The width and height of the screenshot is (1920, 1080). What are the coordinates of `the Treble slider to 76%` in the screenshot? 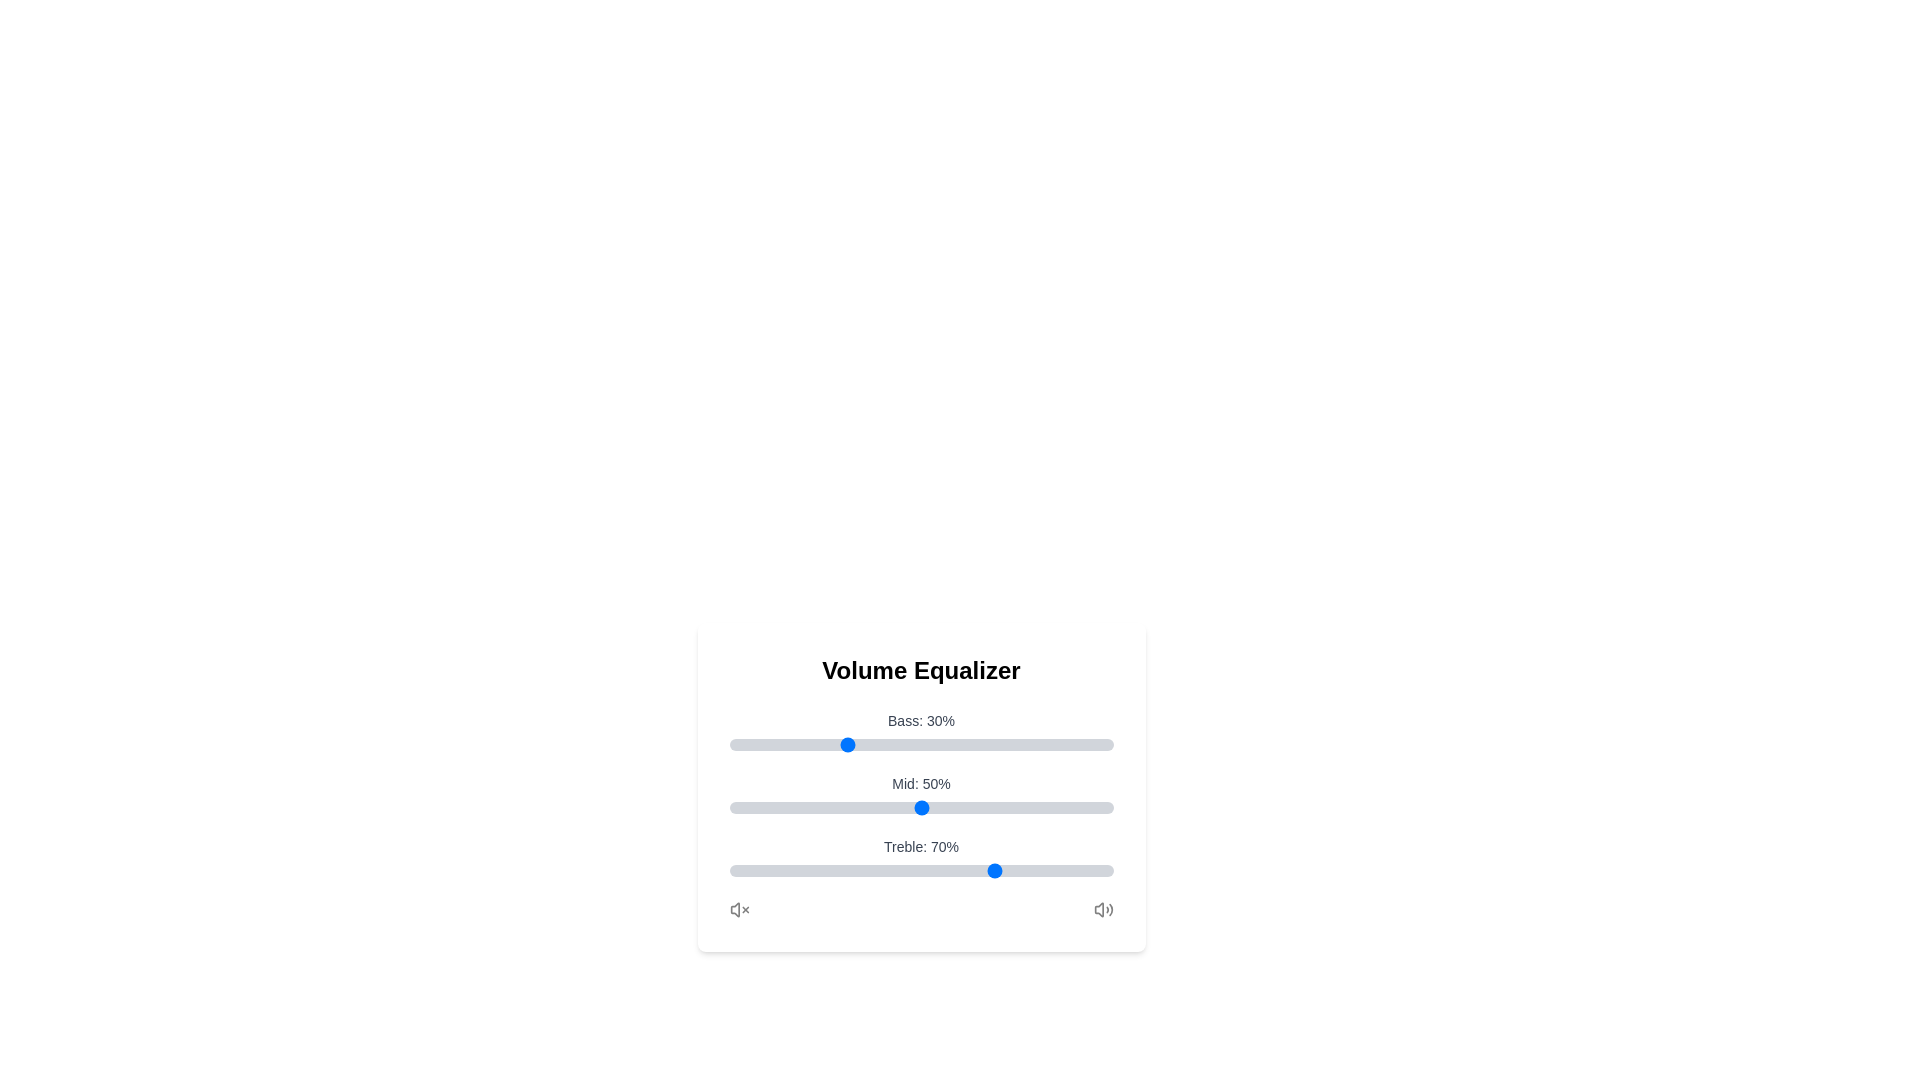 It's located at (1021, 870).